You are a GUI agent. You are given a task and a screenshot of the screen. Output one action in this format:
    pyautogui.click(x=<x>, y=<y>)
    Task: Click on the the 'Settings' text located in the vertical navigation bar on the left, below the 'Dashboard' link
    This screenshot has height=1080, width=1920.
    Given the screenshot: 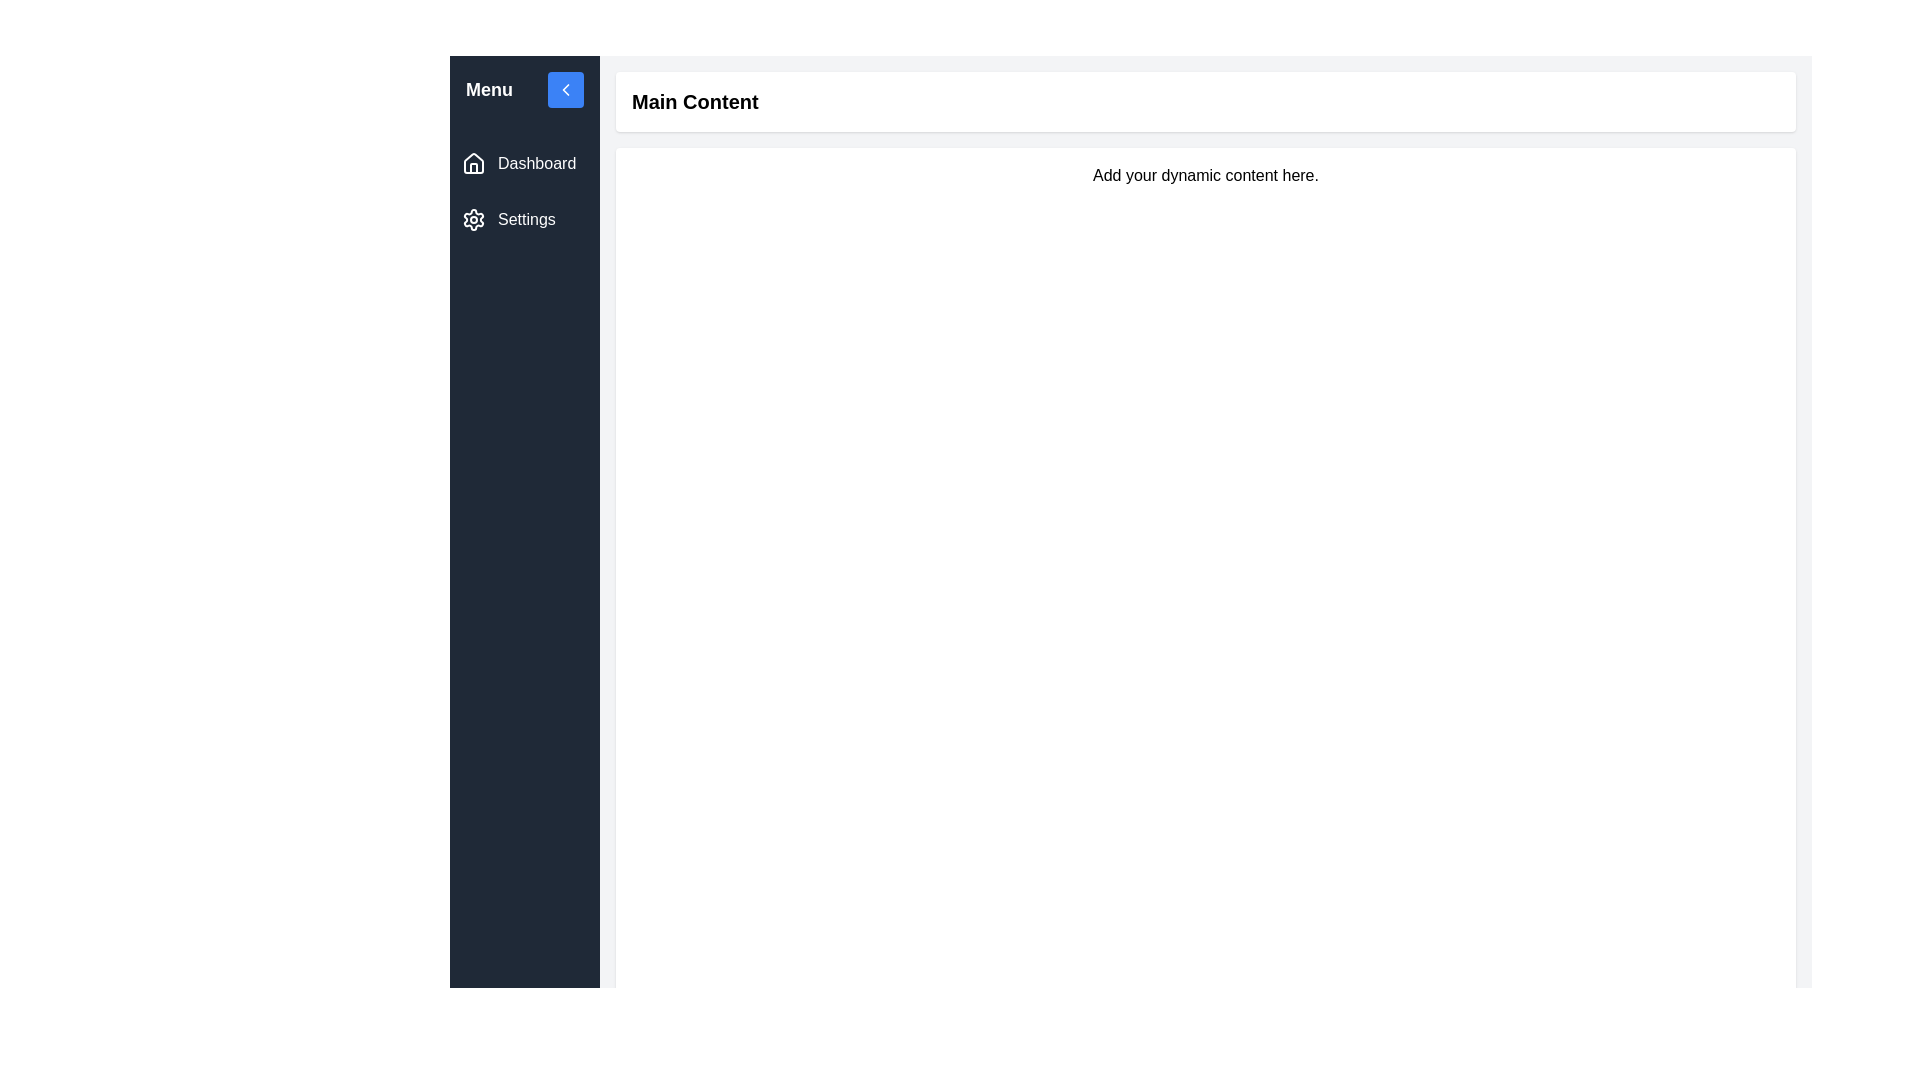 What is the action you would take?
    pyautogui.click(x=526, y=219)
    